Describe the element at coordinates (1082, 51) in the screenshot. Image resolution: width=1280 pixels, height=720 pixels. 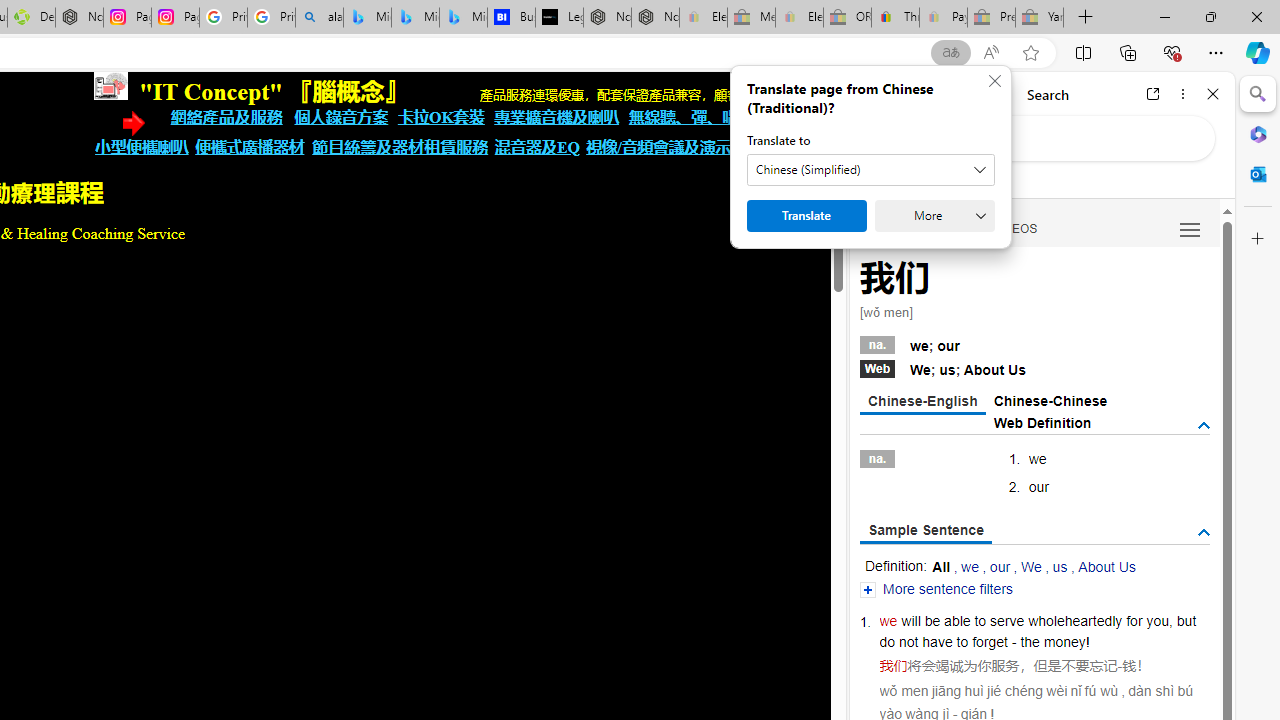
I see `'Split screen'` at that location.